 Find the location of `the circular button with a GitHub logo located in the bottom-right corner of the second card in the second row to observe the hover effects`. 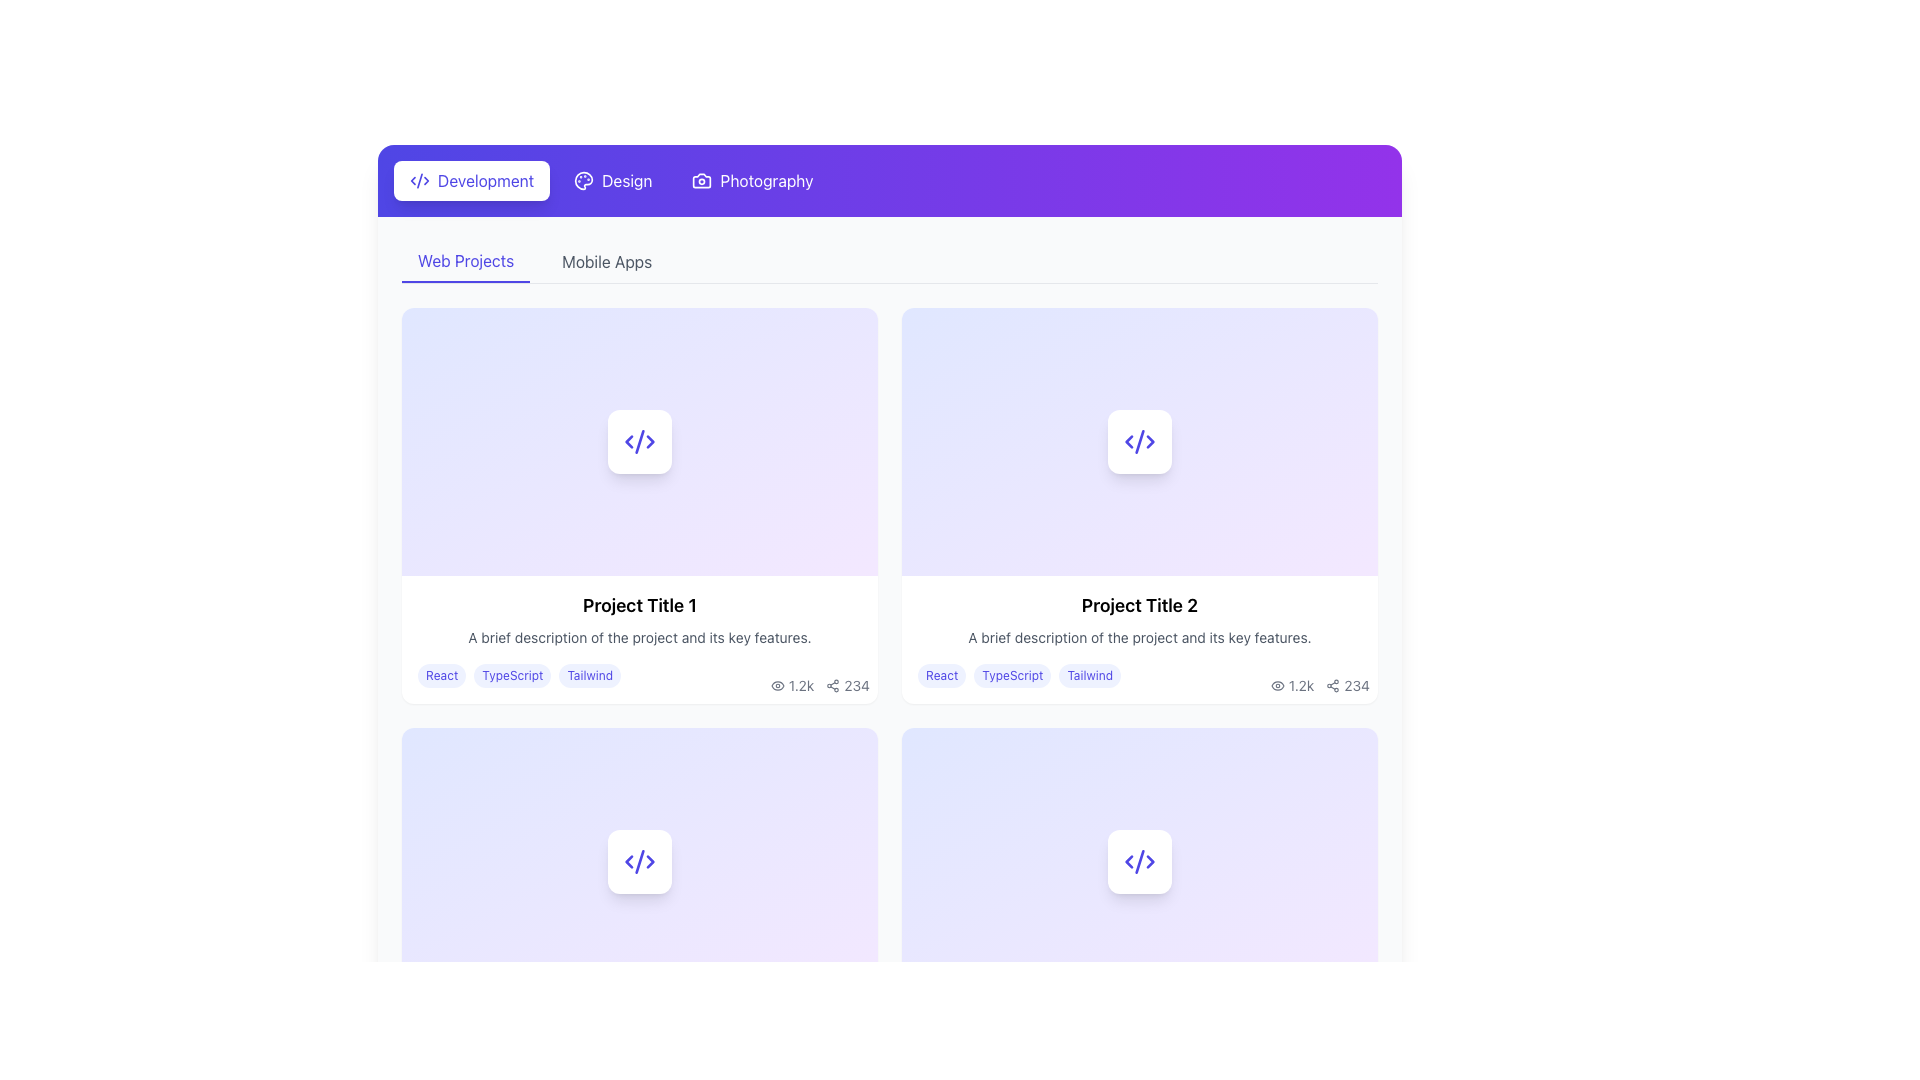

the circular button with a GitHub logo located in the bottom-right corner of the second card in the second row to observe the hover effects is located at coordinates (1314, 751).